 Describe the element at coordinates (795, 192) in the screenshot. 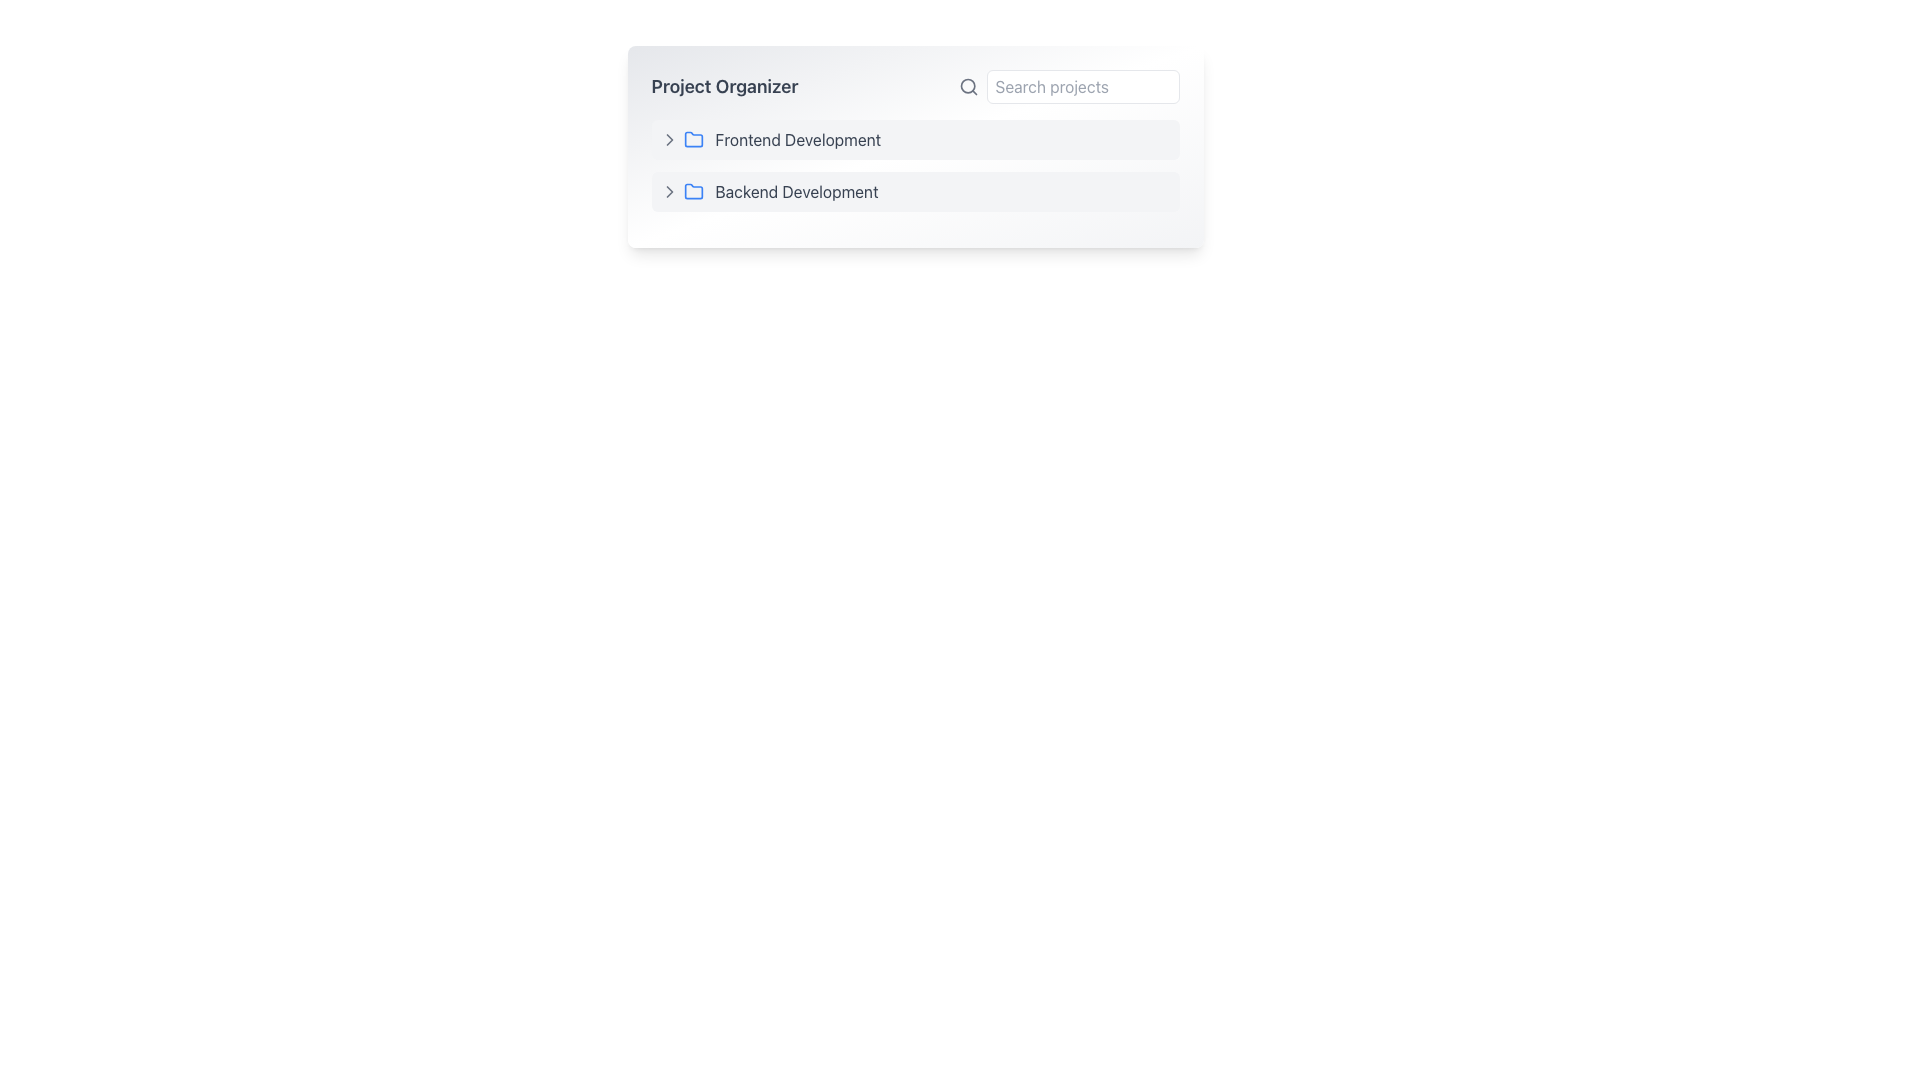

I see `the text label that identifies the section for backend development tasks, located in the 'Project Organizer' list as the second item` at that location.